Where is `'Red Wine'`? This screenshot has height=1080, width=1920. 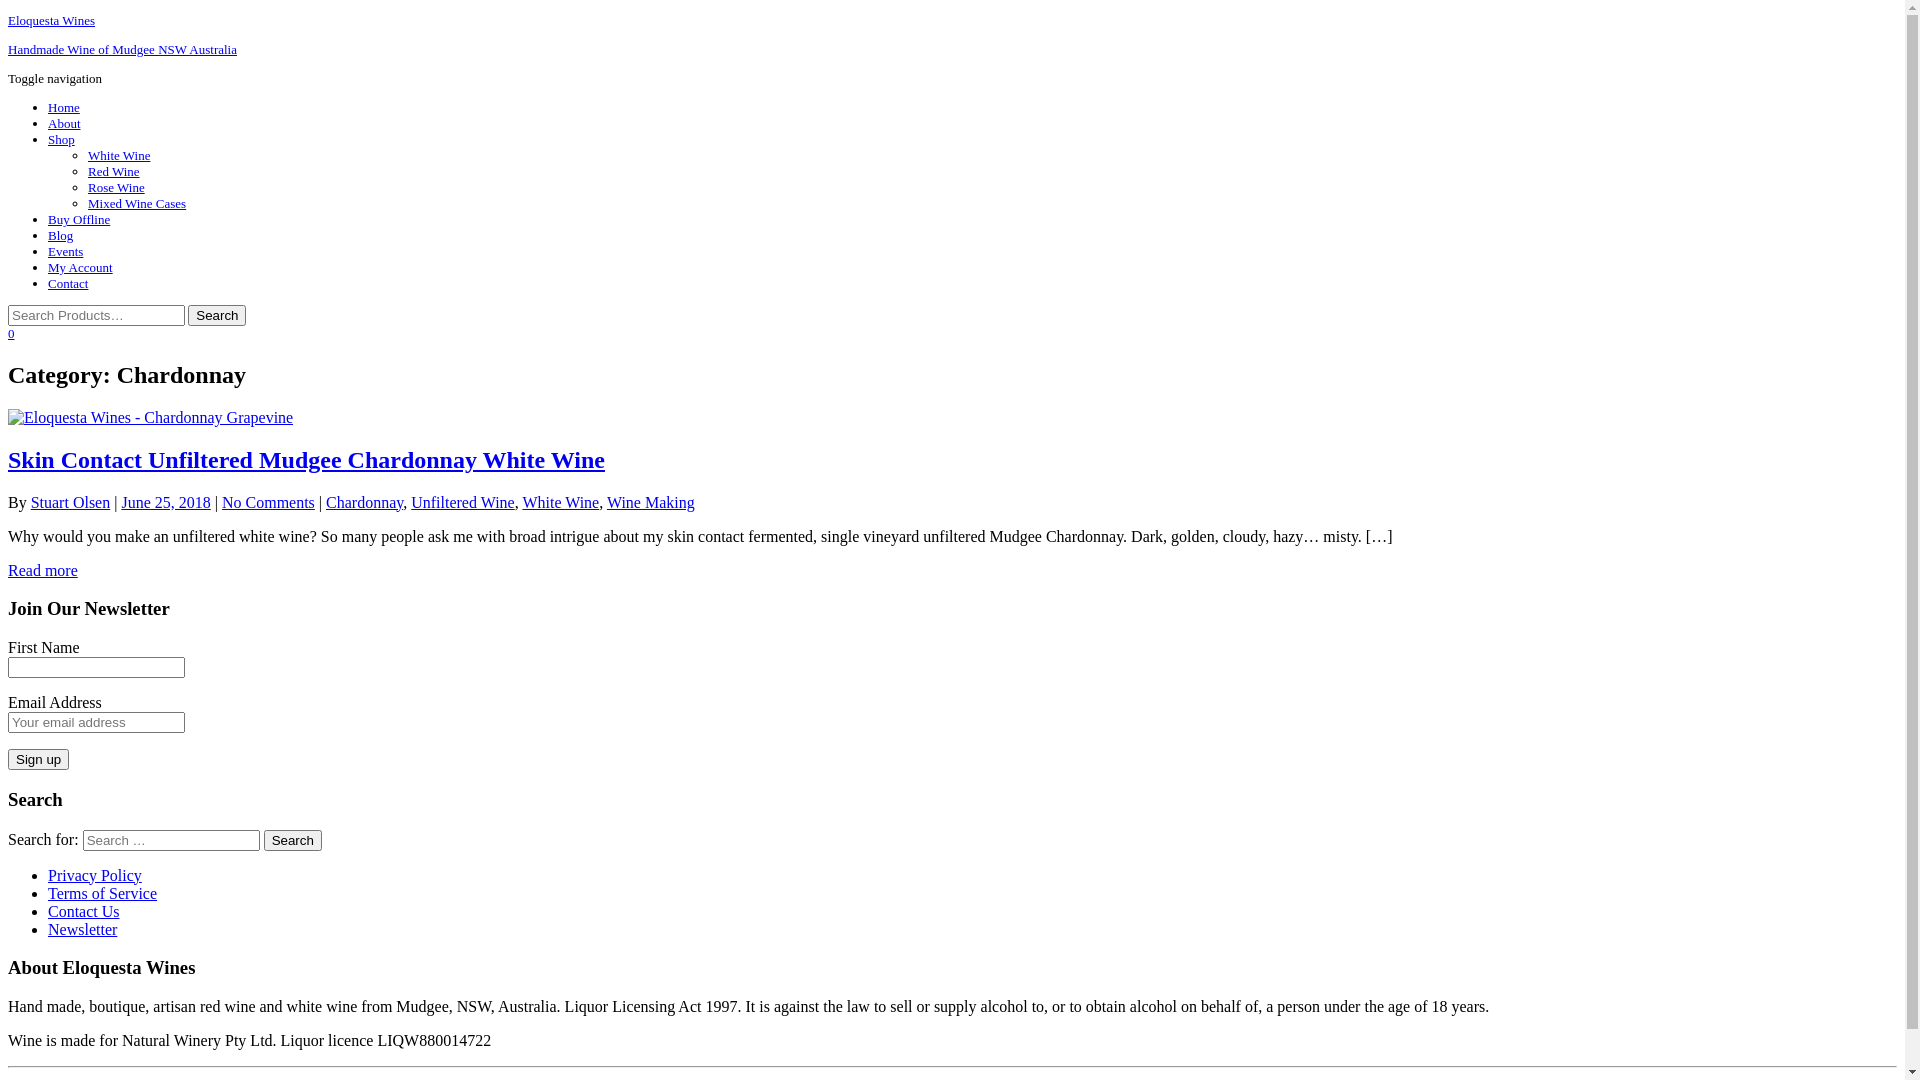
'Red Wine' is located at coordinates (113, 170).